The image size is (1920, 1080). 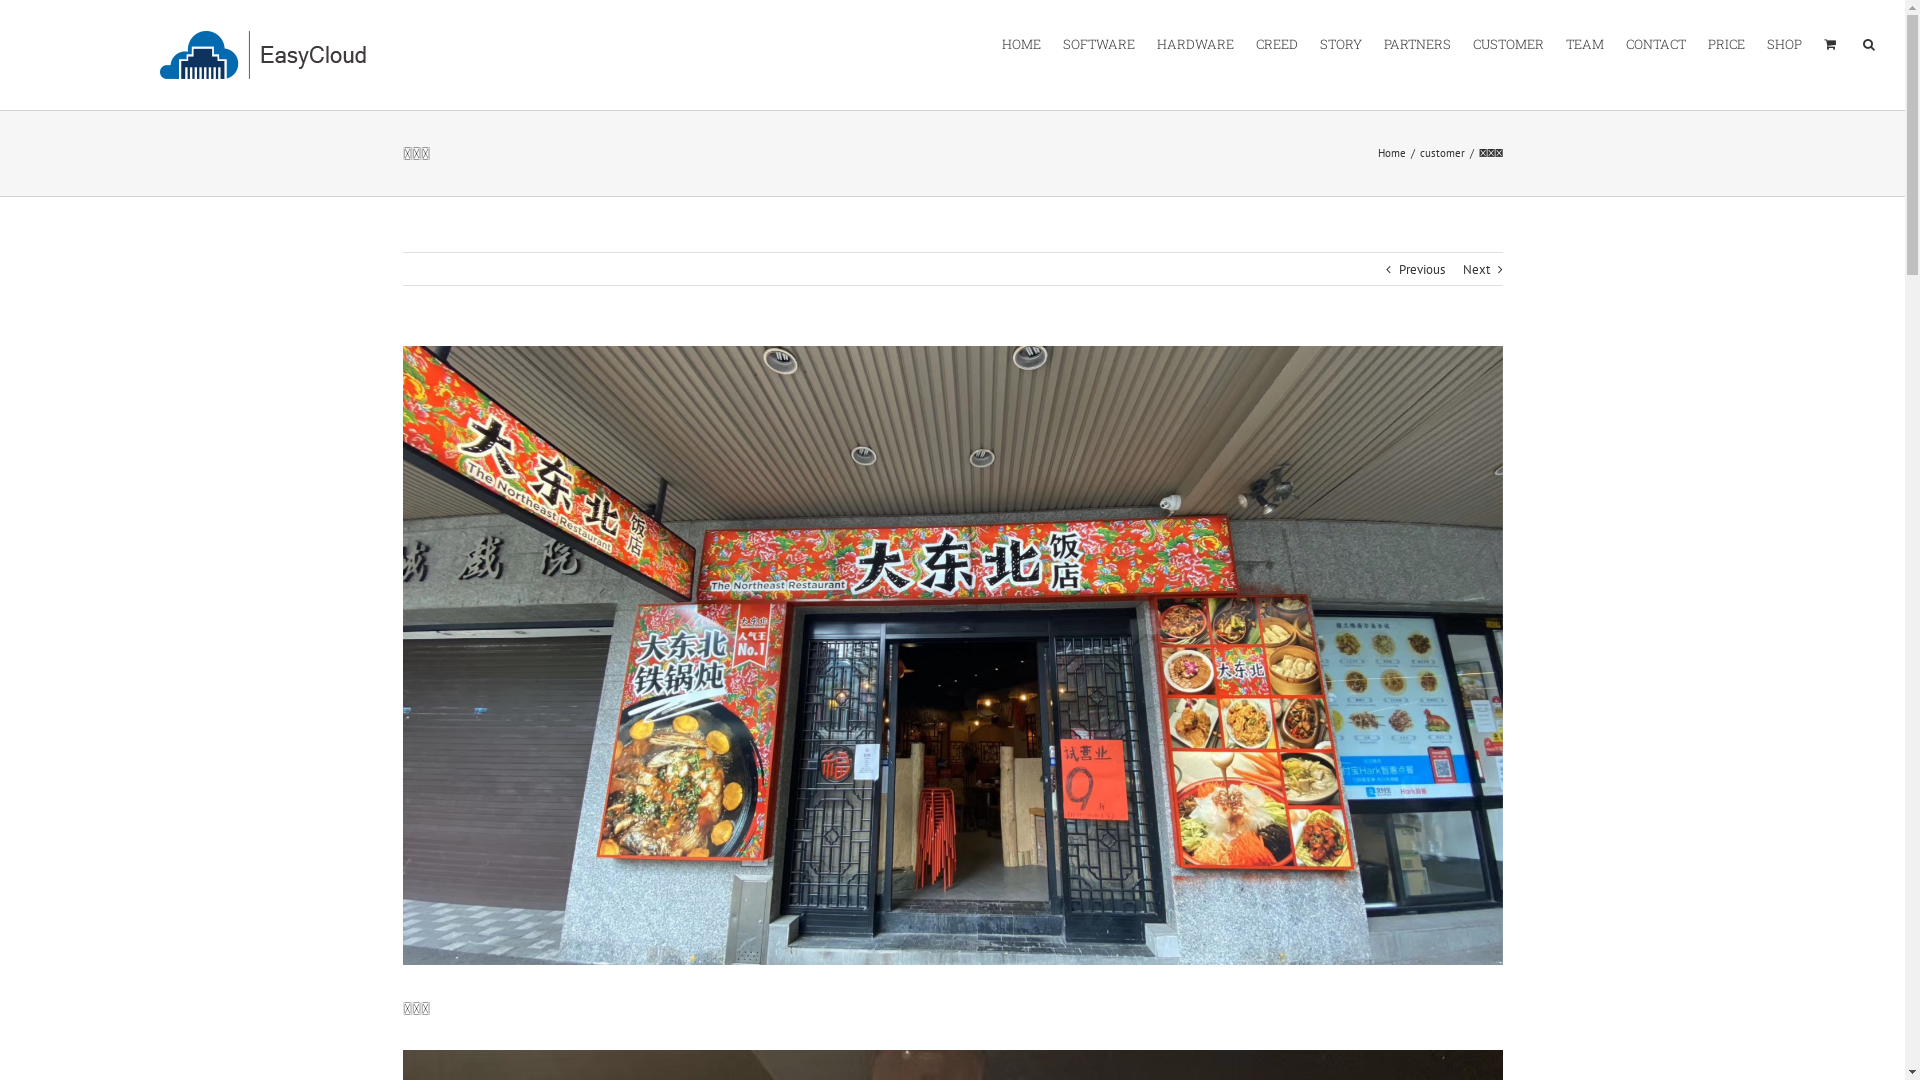 What do you see at coordinates (1021, 42) in the screenshot?
I see `'HOME'` at bounding box center [1021, 42].